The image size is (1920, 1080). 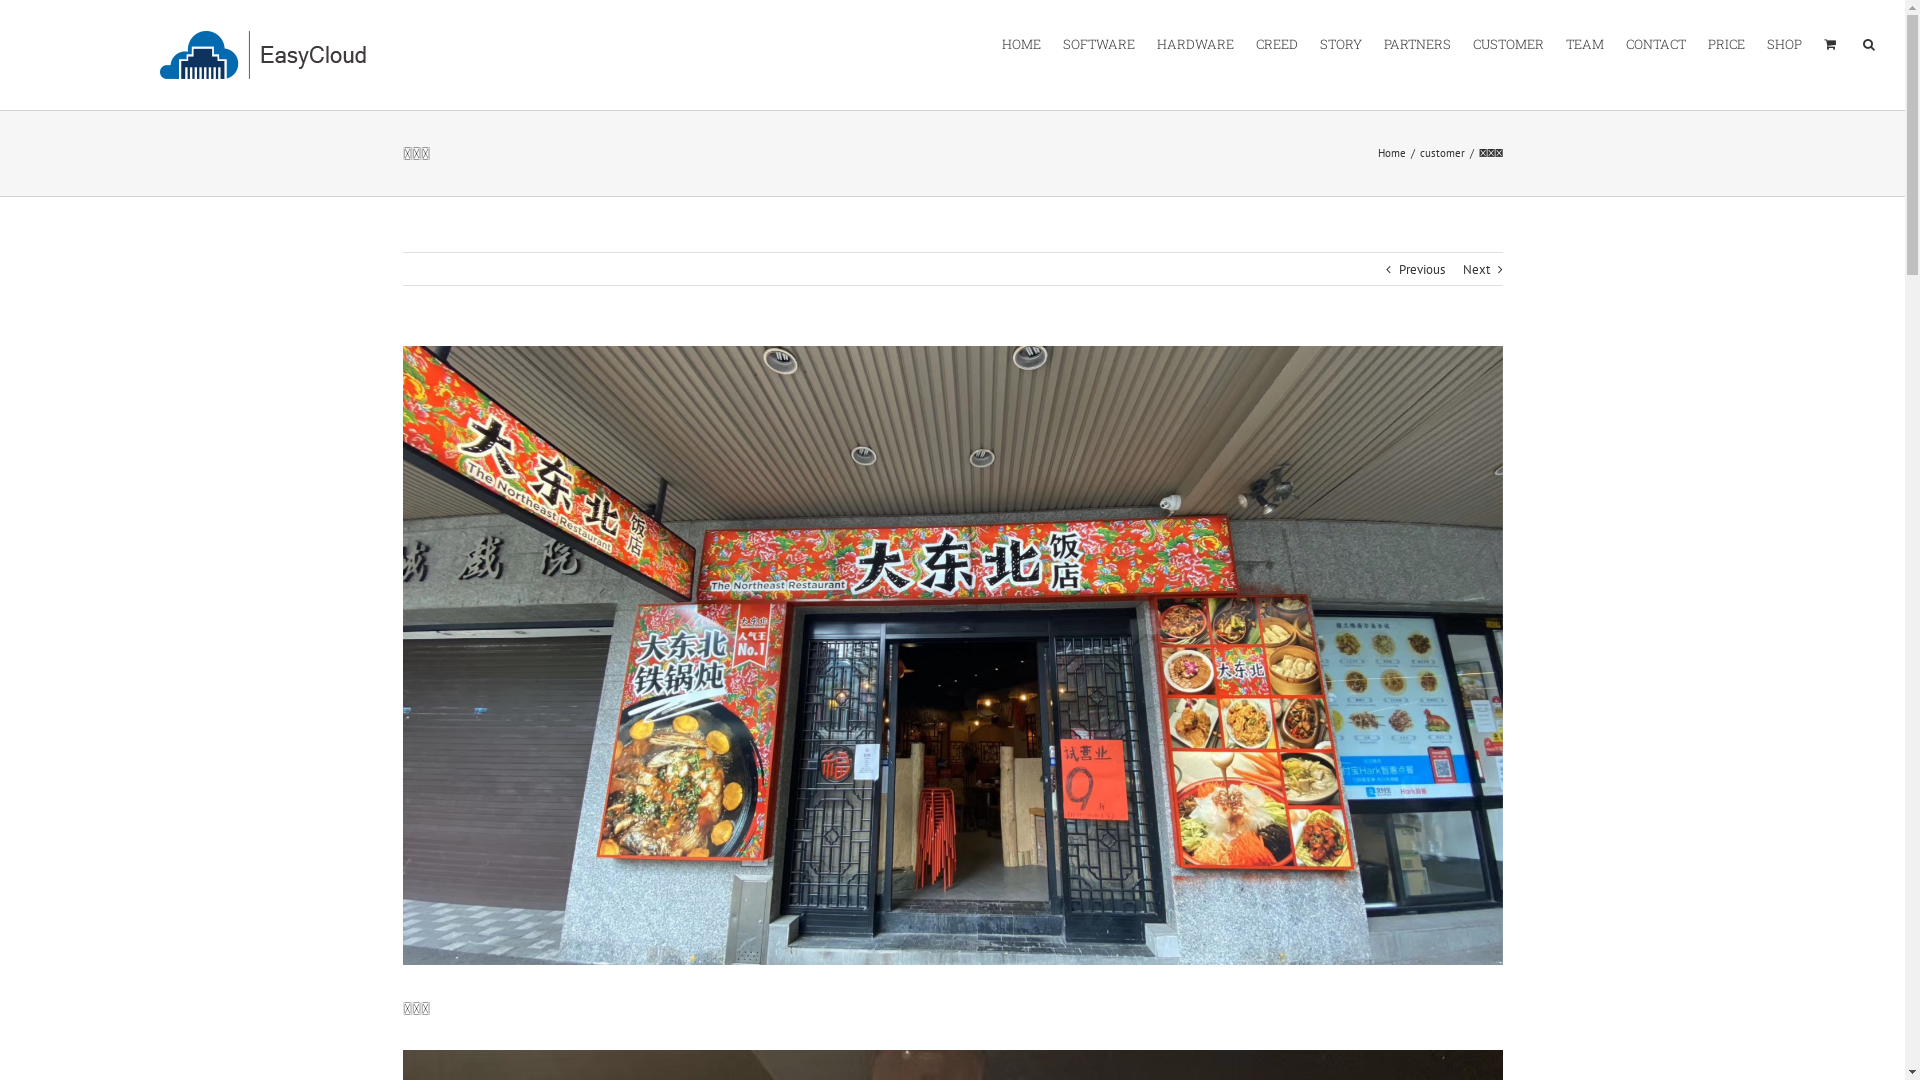 What do you see at coordinates (1021, 42) in the screenshot?
I see `'HOME'` at bounding box center [1021, 42].